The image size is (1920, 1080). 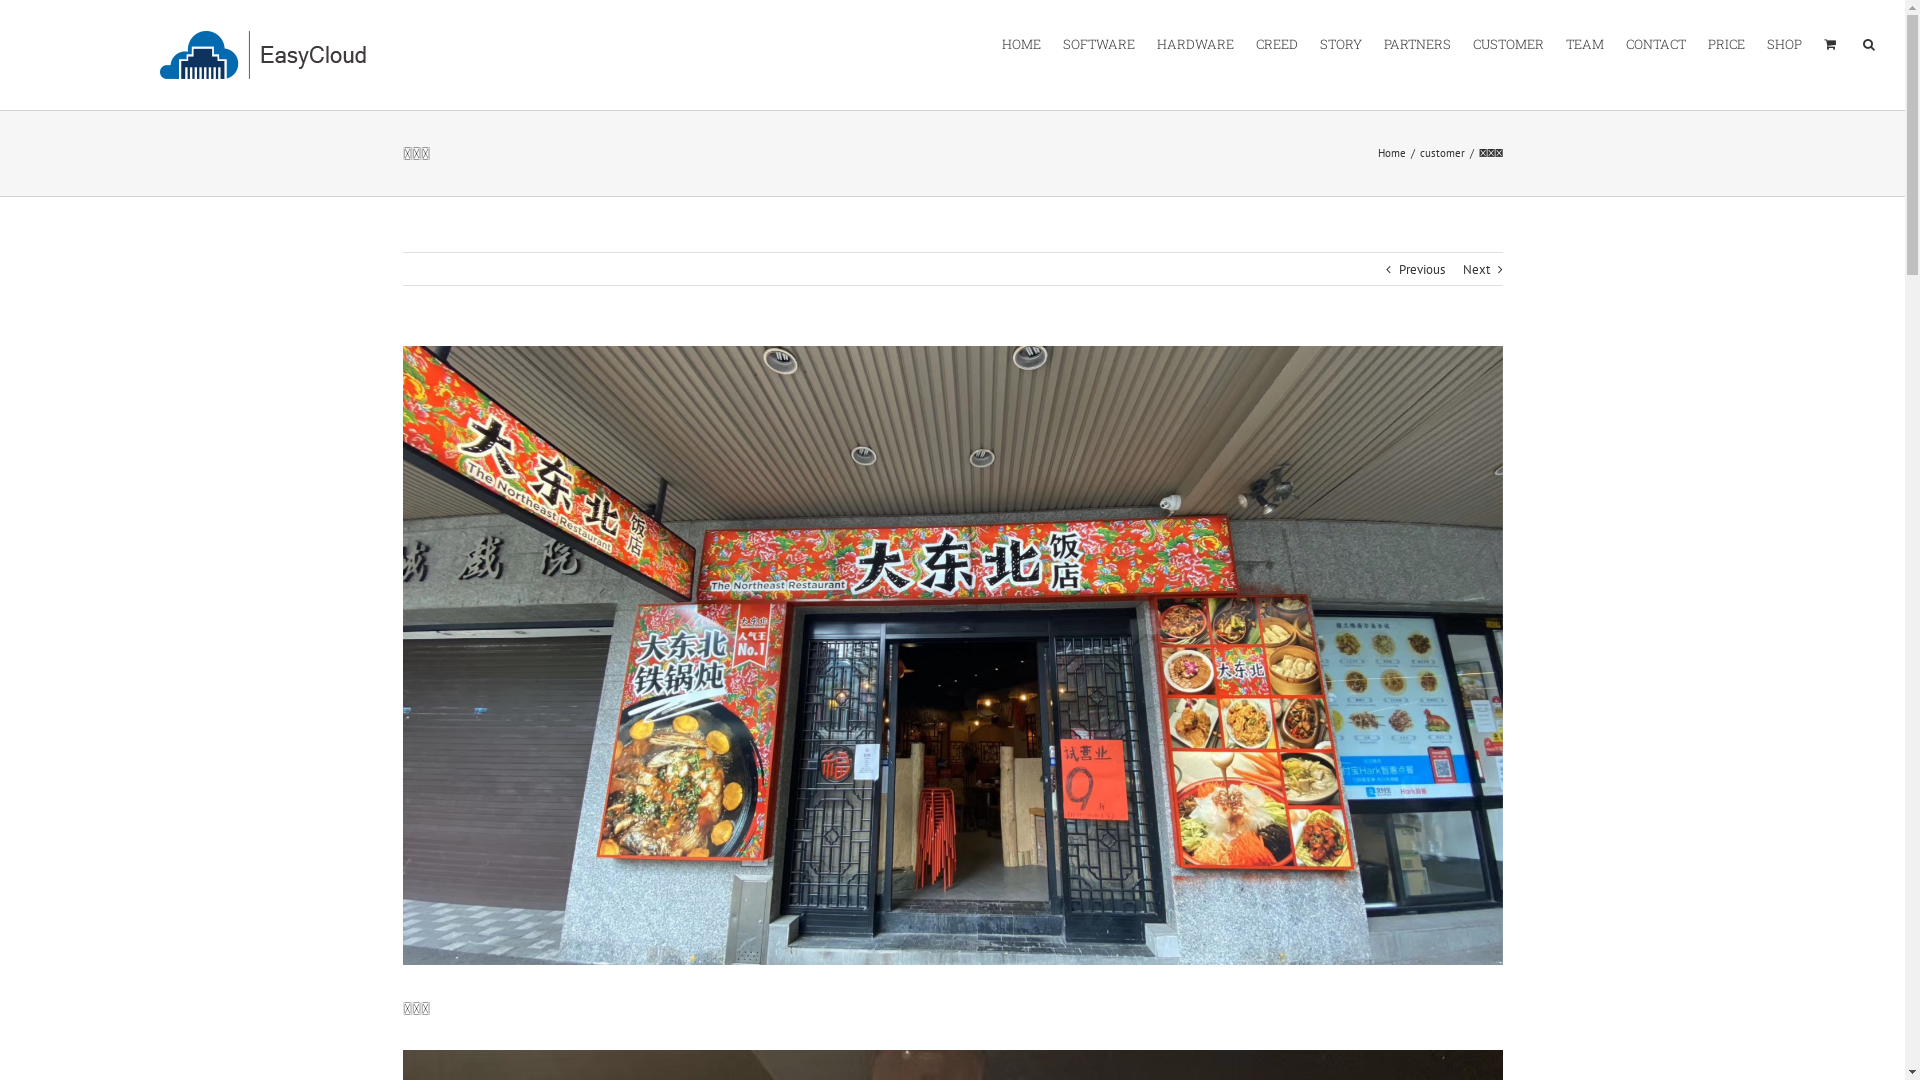 What do you see at coordinates (1021, 42) in the screenshot?
I see `'HOME'` at bounding box center [1021, 42].